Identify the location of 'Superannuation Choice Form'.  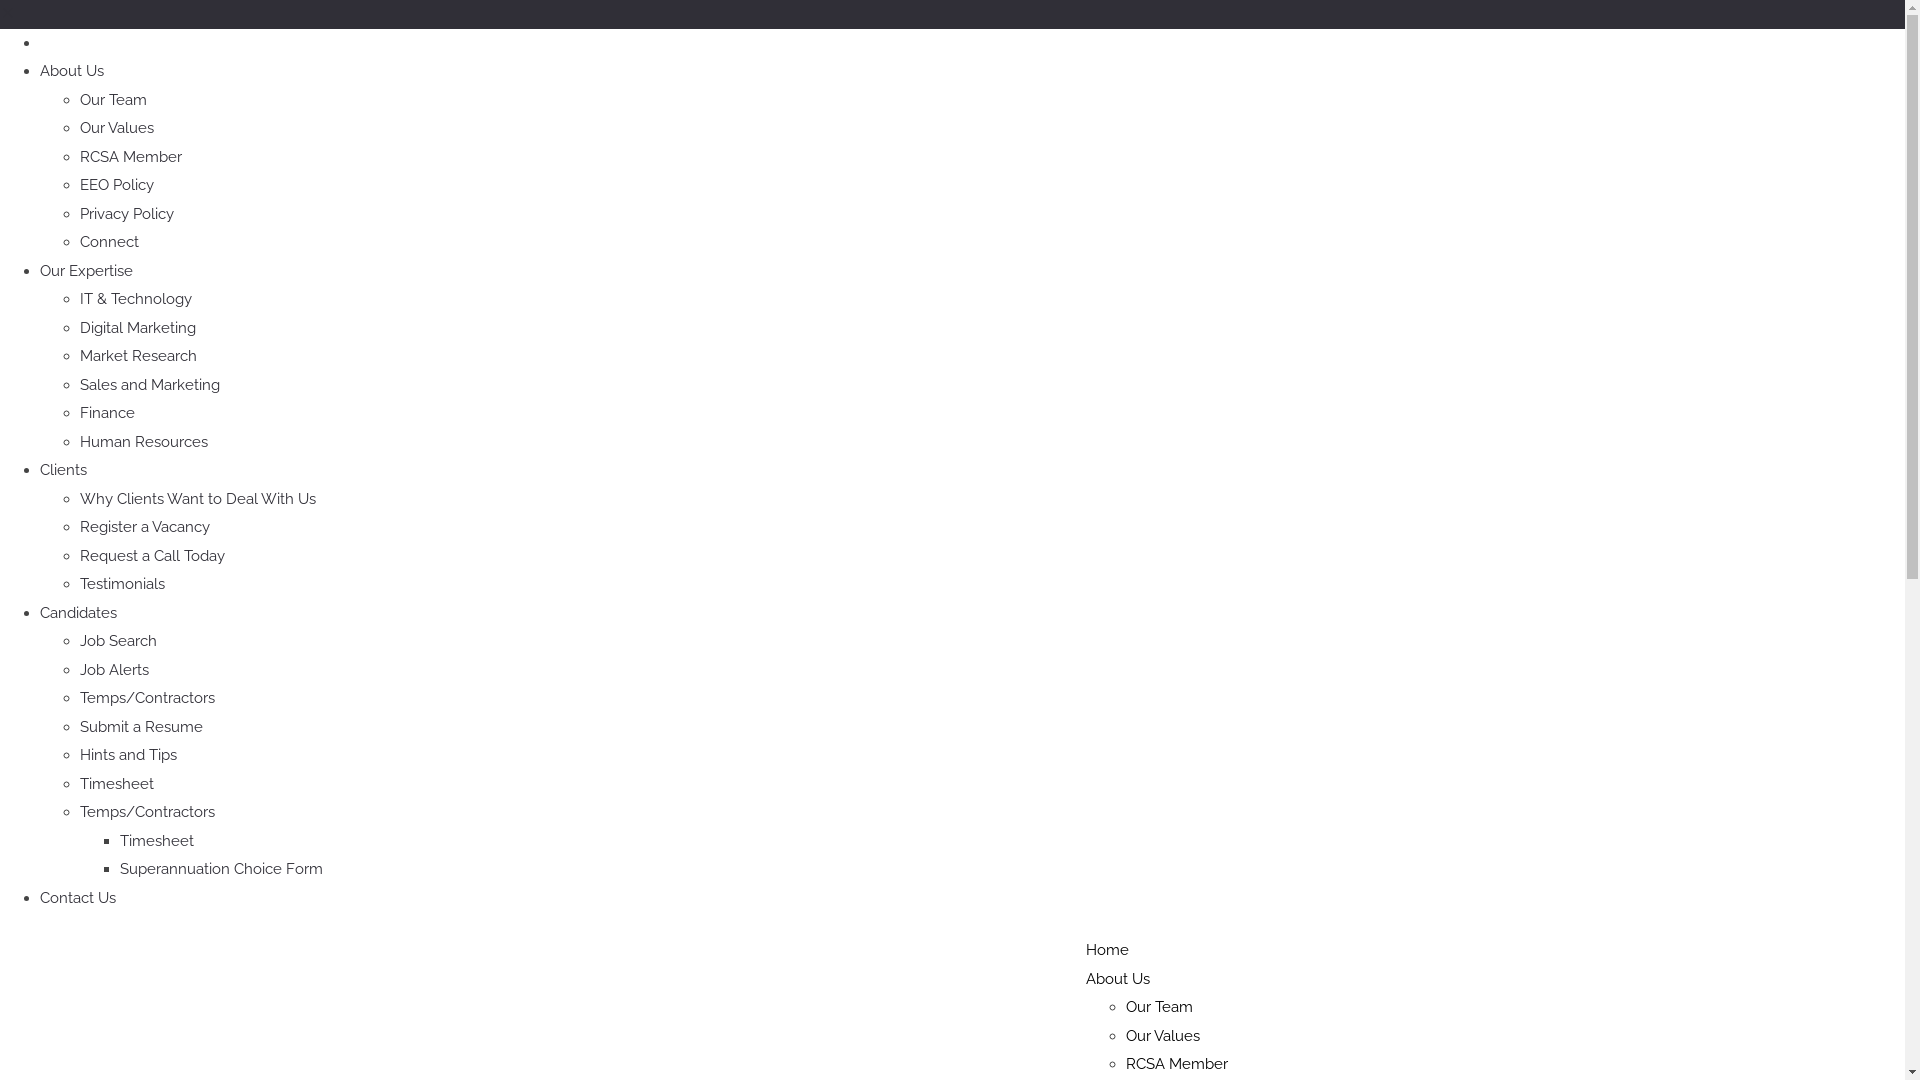
(119, 867).